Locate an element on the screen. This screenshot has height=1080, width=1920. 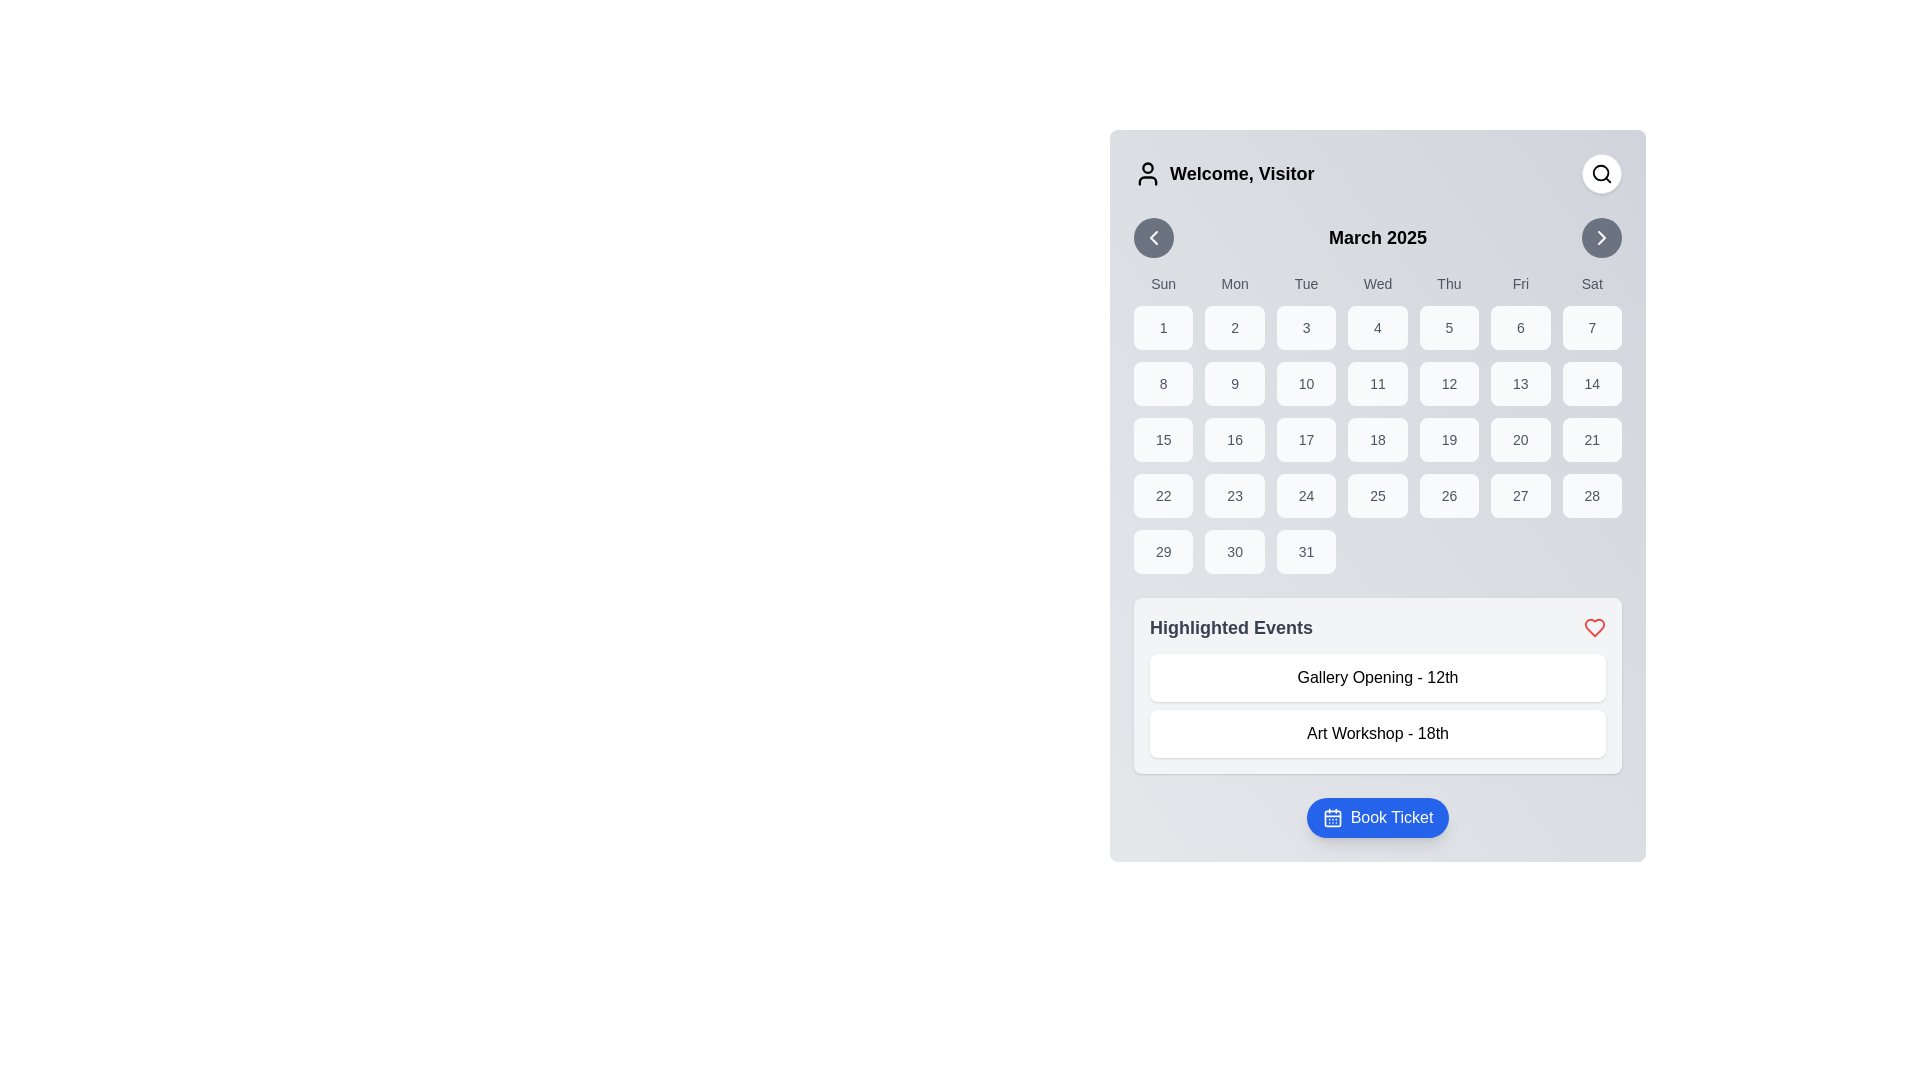
the upper component of the user profile icon, which is represented by a circular SVG element located at the top-left portion of the interface is located at coordinates (1147, 167).